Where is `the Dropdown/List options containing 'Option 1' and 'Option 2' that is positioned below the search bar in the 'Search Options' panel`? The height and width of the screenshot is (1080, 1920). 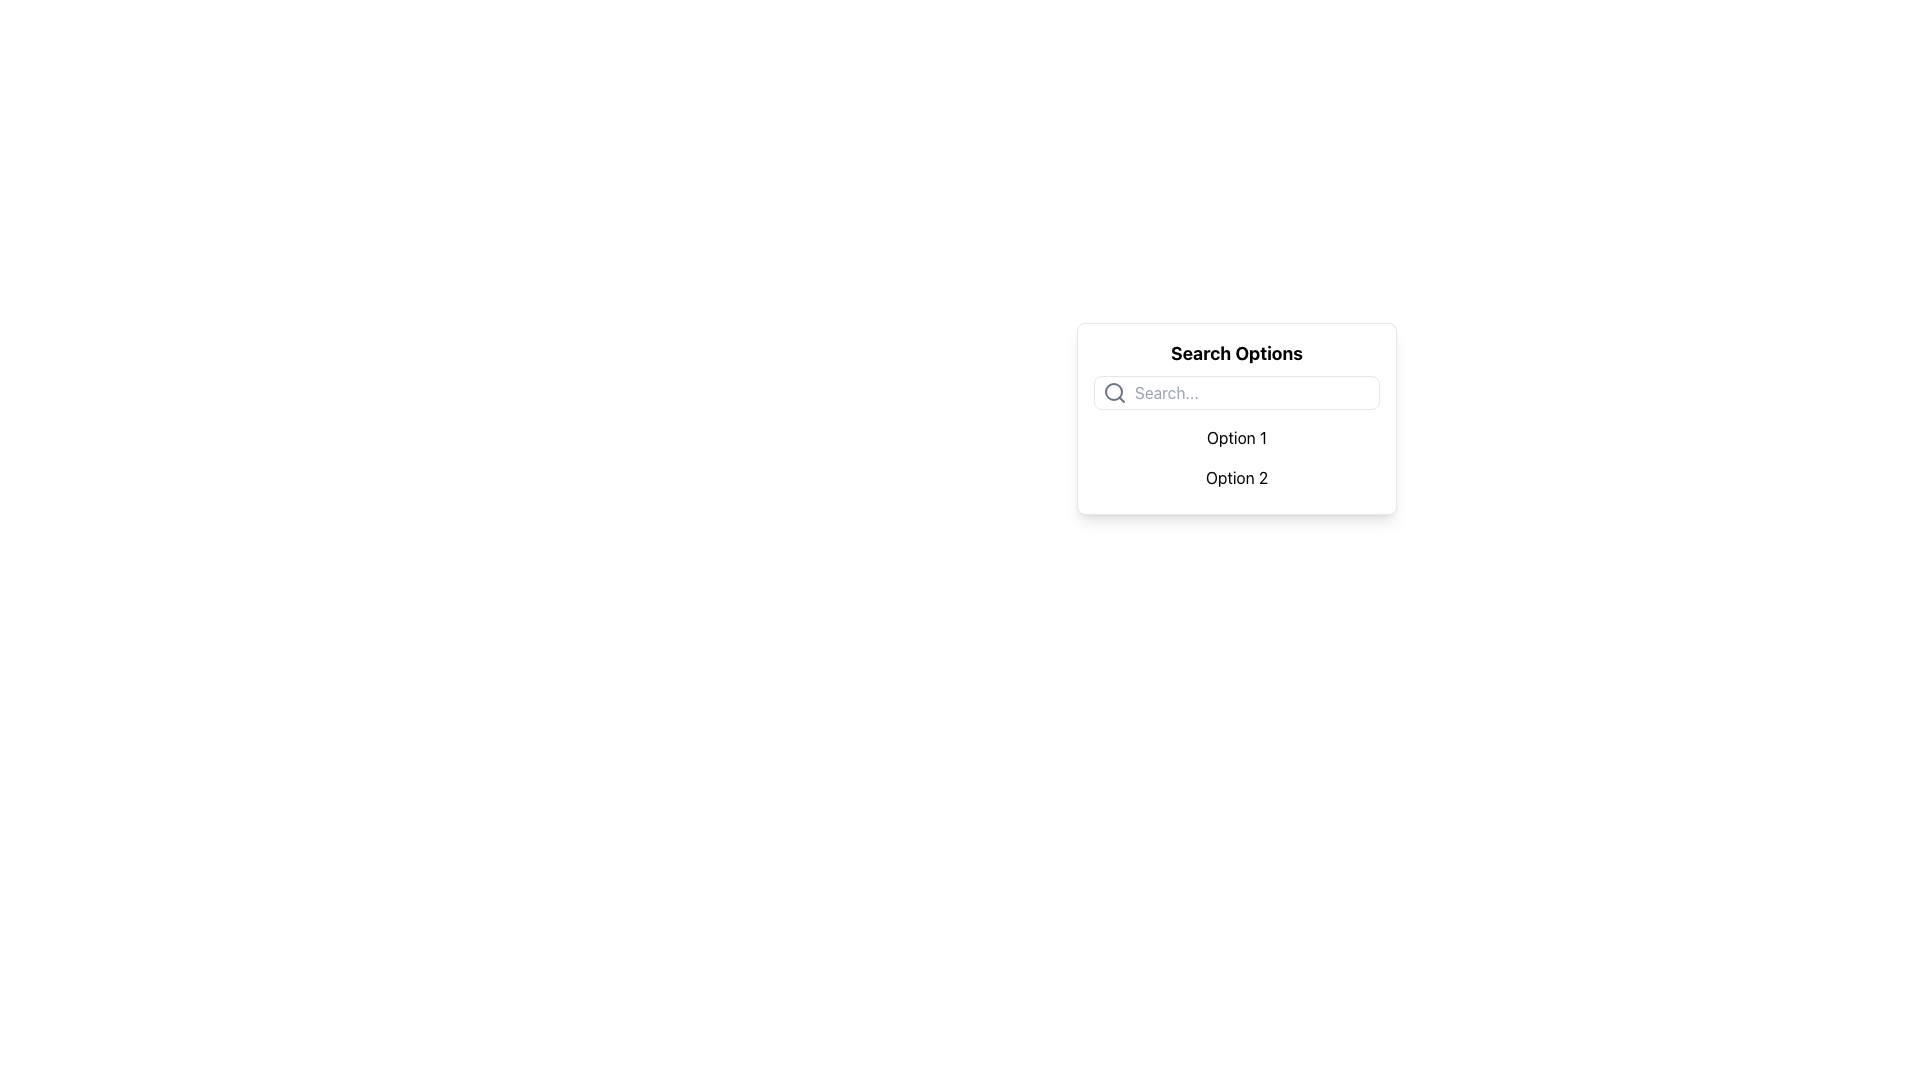 the Dropdown/List options containing 'Option 1' and 'Option 2' that is positioned below the search bar in the 'Search Options' panel is located at coordinates (1236, 458).